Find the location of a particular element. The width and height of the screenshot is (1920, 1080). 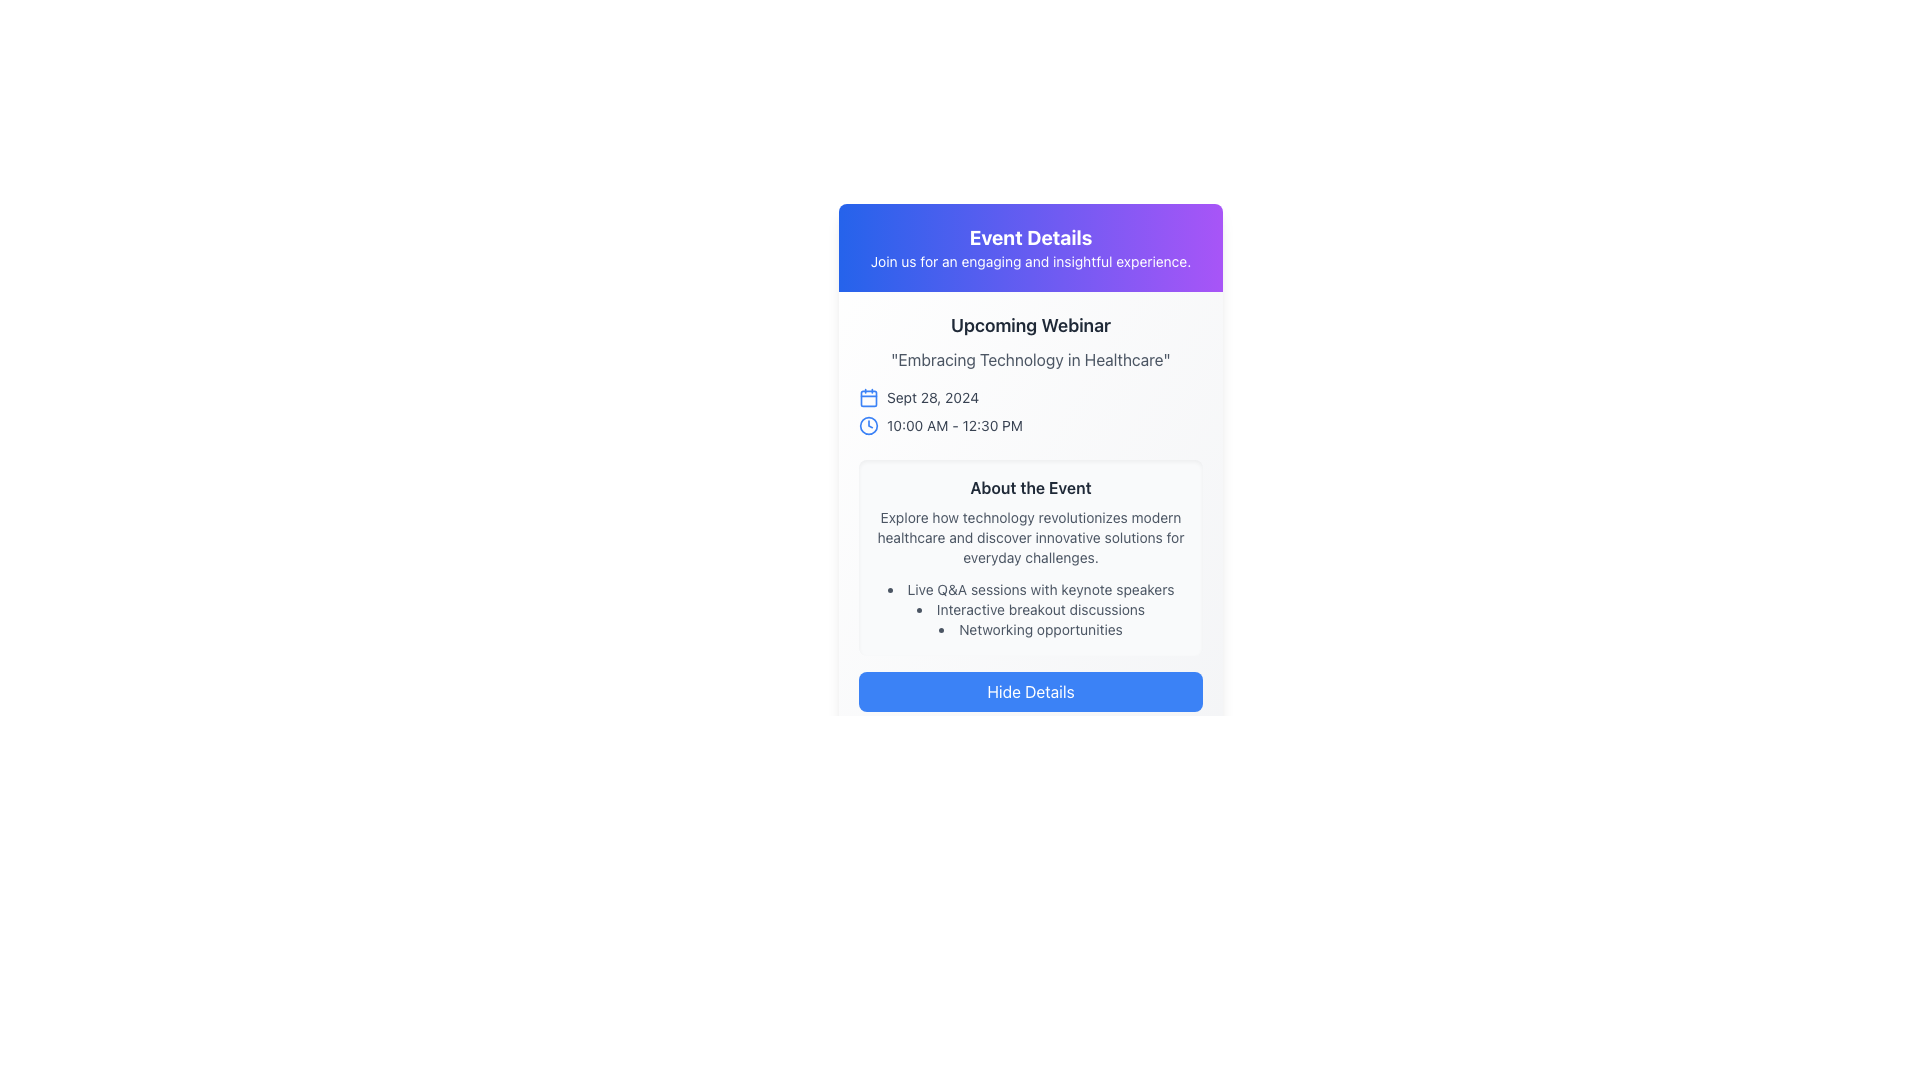

the third item in the bulleted list under the 'About the Event' section, which presents information about networking opportunities is located at coordinates (1031, 628).